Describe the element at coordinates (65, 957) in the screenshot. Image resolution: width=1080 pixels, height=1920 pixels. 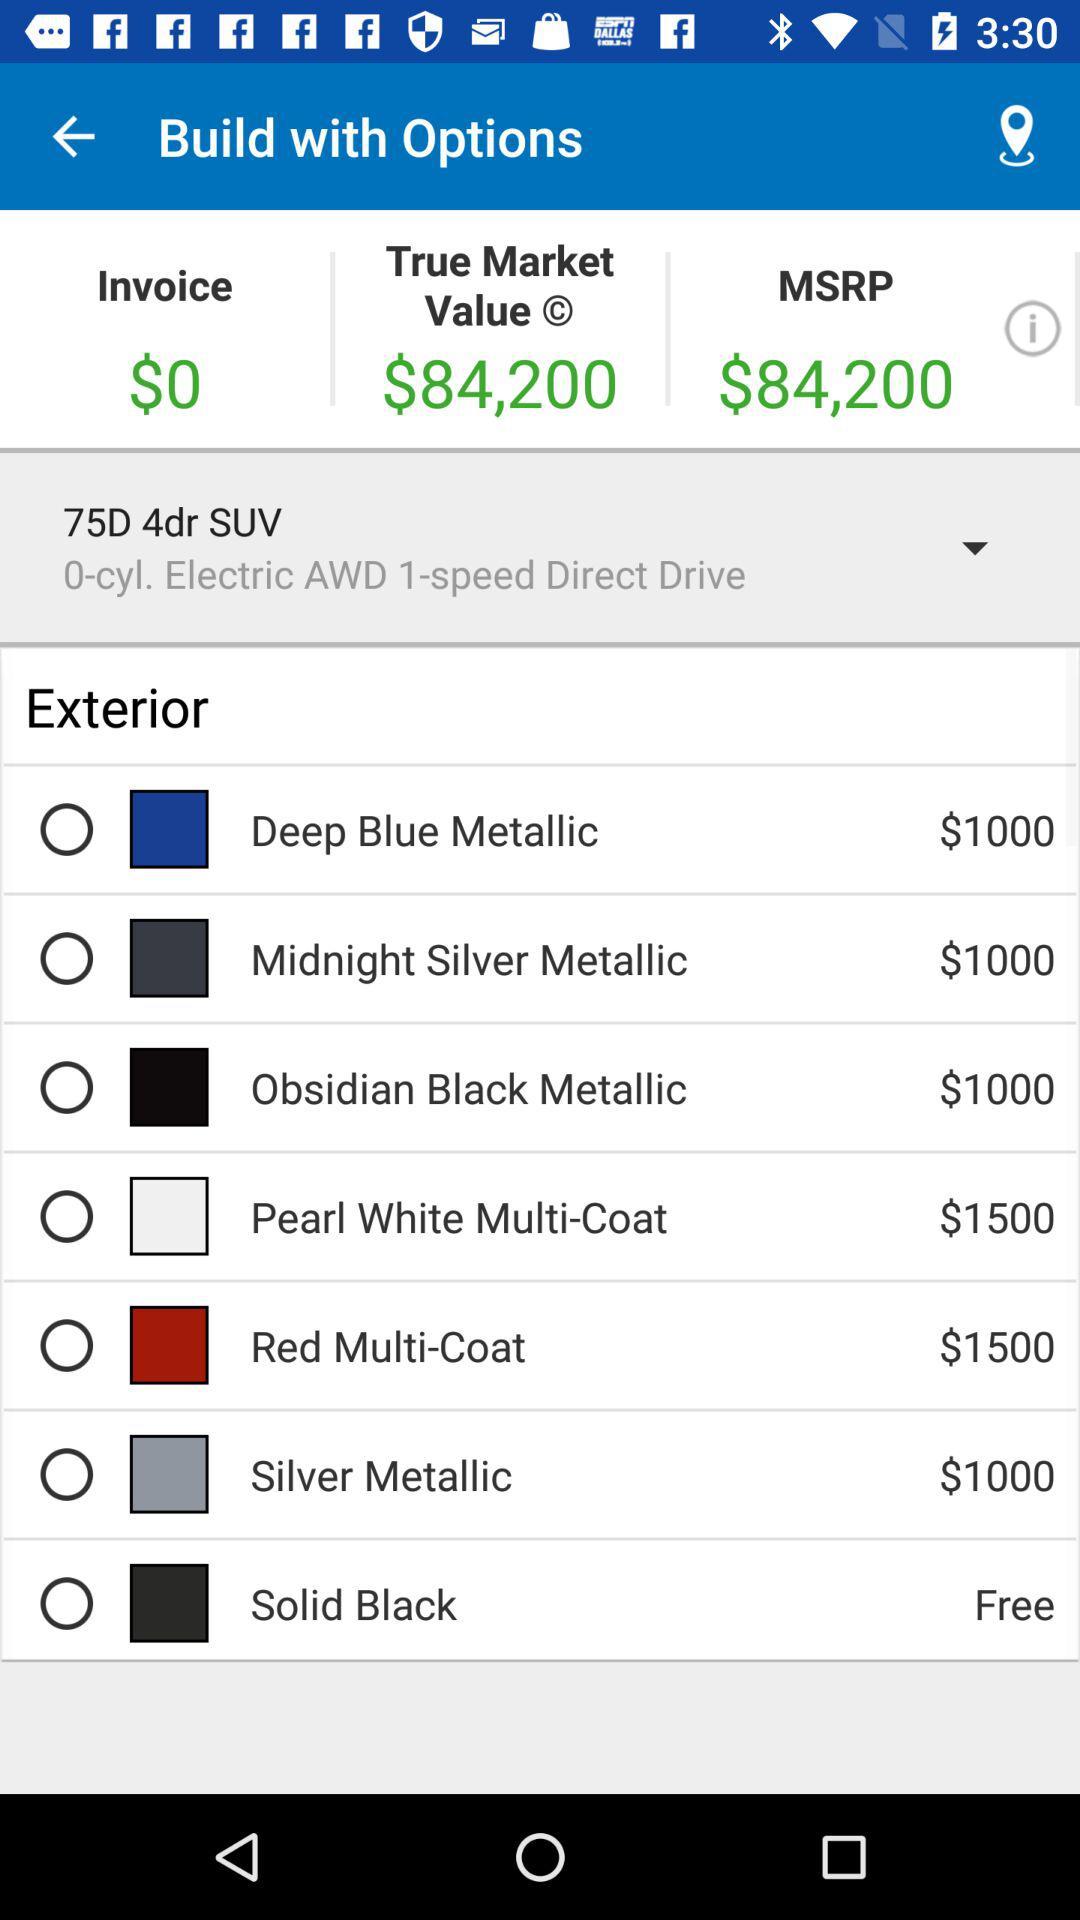
I see `choose midnight silver metallic` at that location.